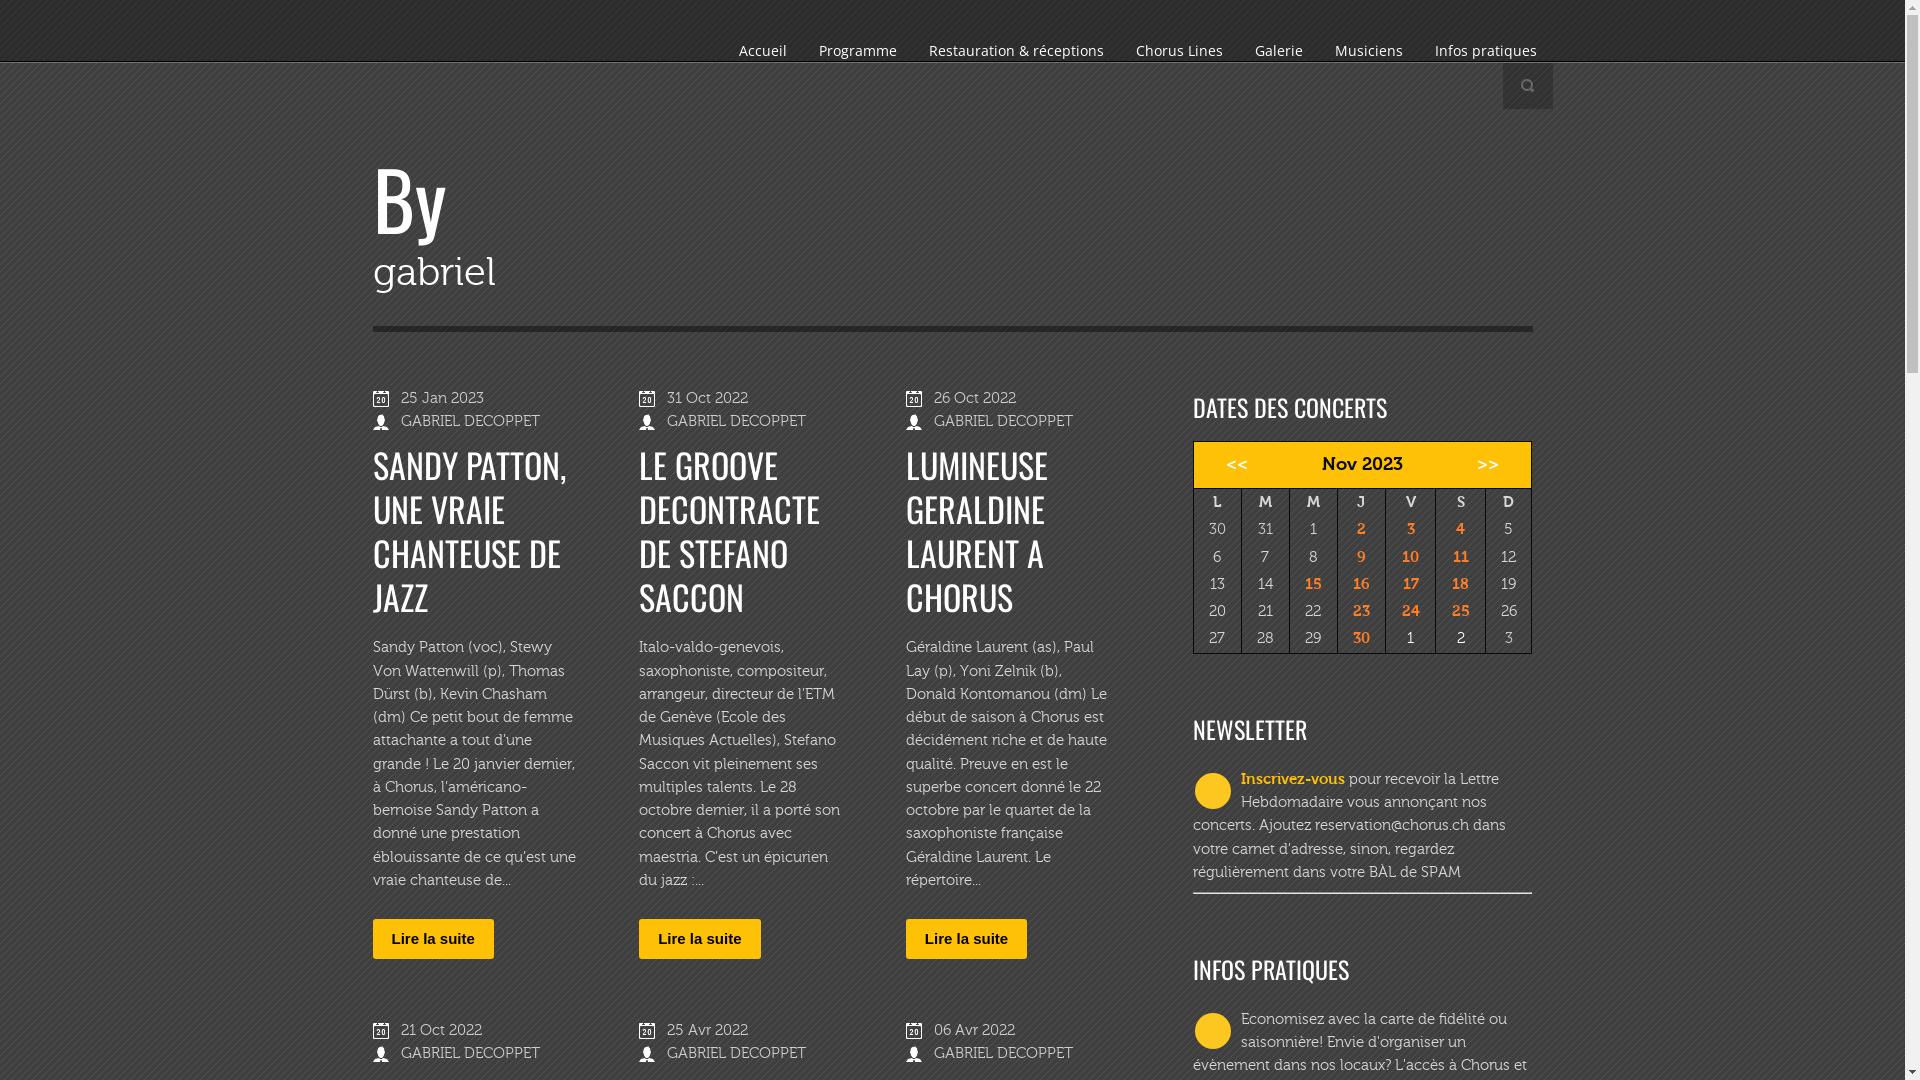  I want to click on '15', so click(1313, 583).